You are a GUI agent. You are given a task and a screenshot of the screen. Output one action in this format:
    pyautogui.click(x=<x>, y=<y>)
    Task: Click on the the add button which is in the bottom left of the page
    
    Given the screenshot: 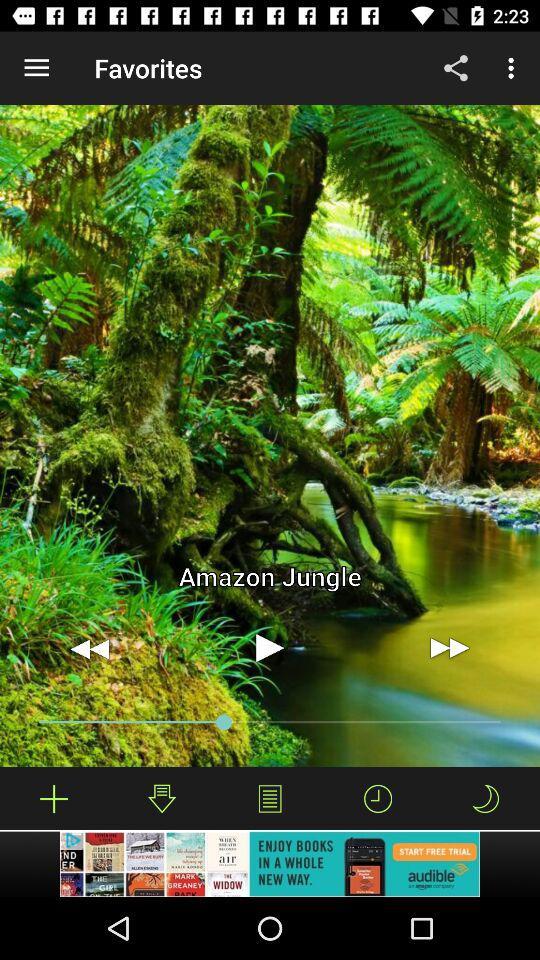 What is the action you would take?
    pyautogui.click(x=54, y=798)
    